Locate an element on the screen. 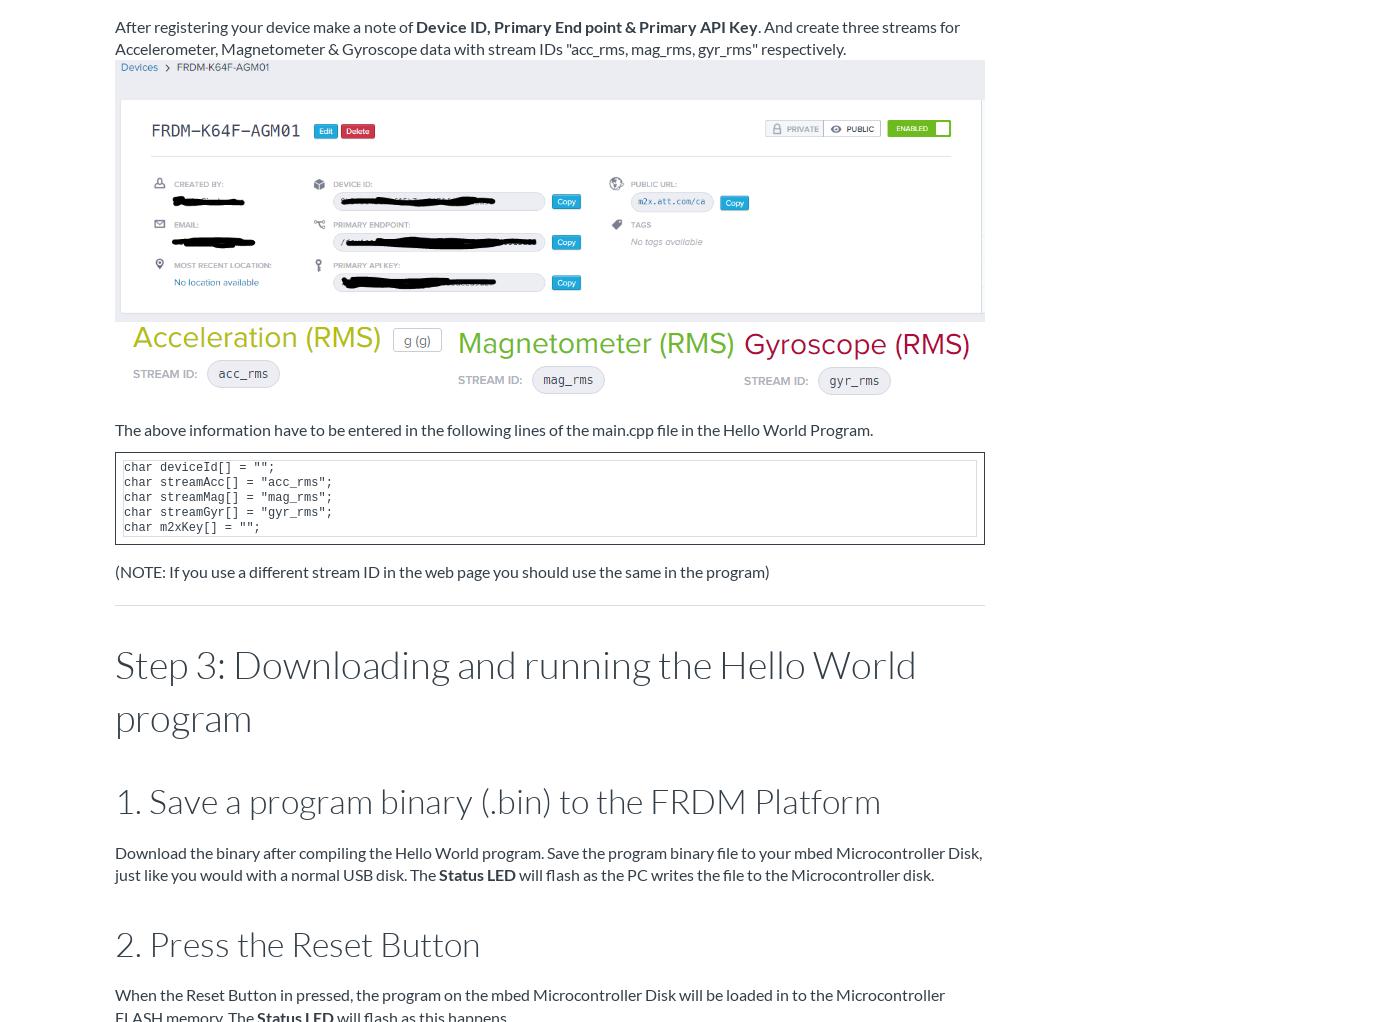 The height and width of the screenshot is (1022, 1400). 'will flash as the PC writes the file to the Microcontroller disk.' is located at coordinates (725, 874).